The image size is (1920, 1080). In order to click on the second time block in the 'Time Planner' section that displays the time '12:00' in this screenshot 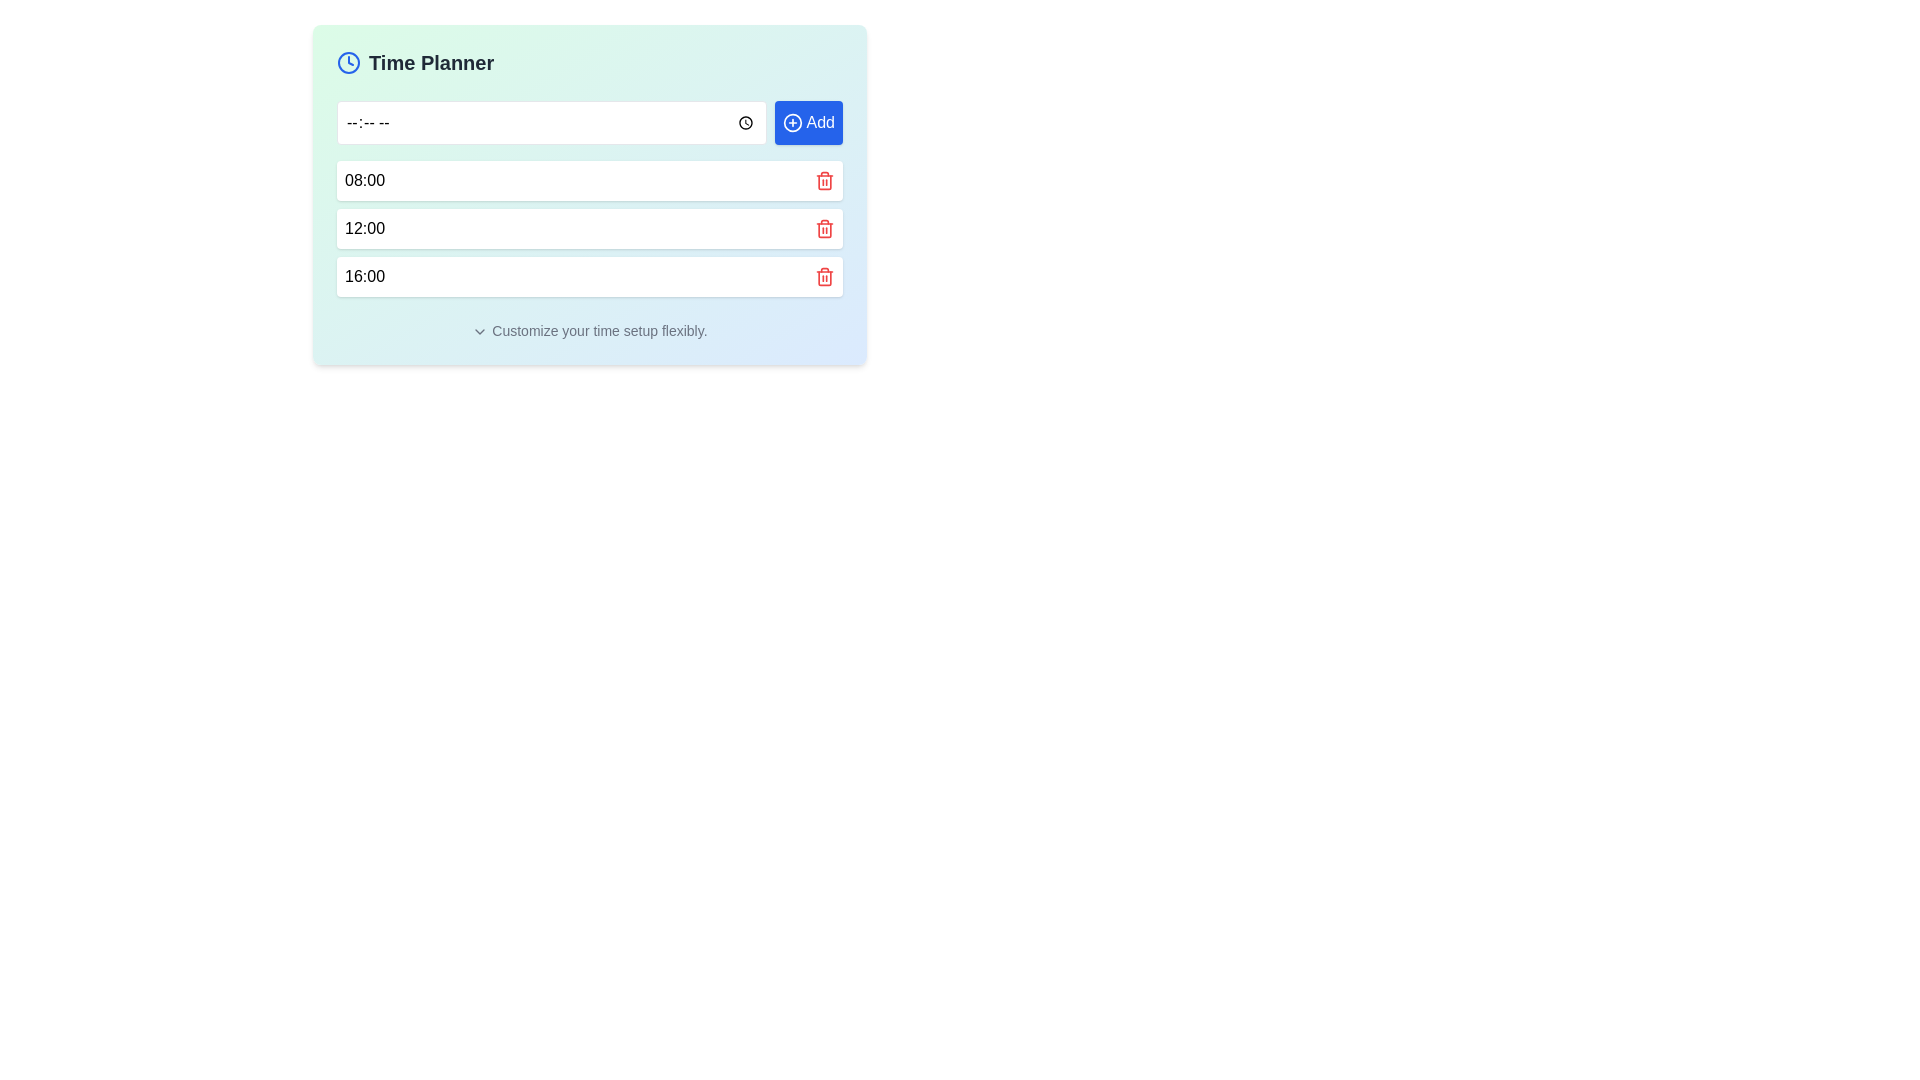, I will do `click(589, 227)`.